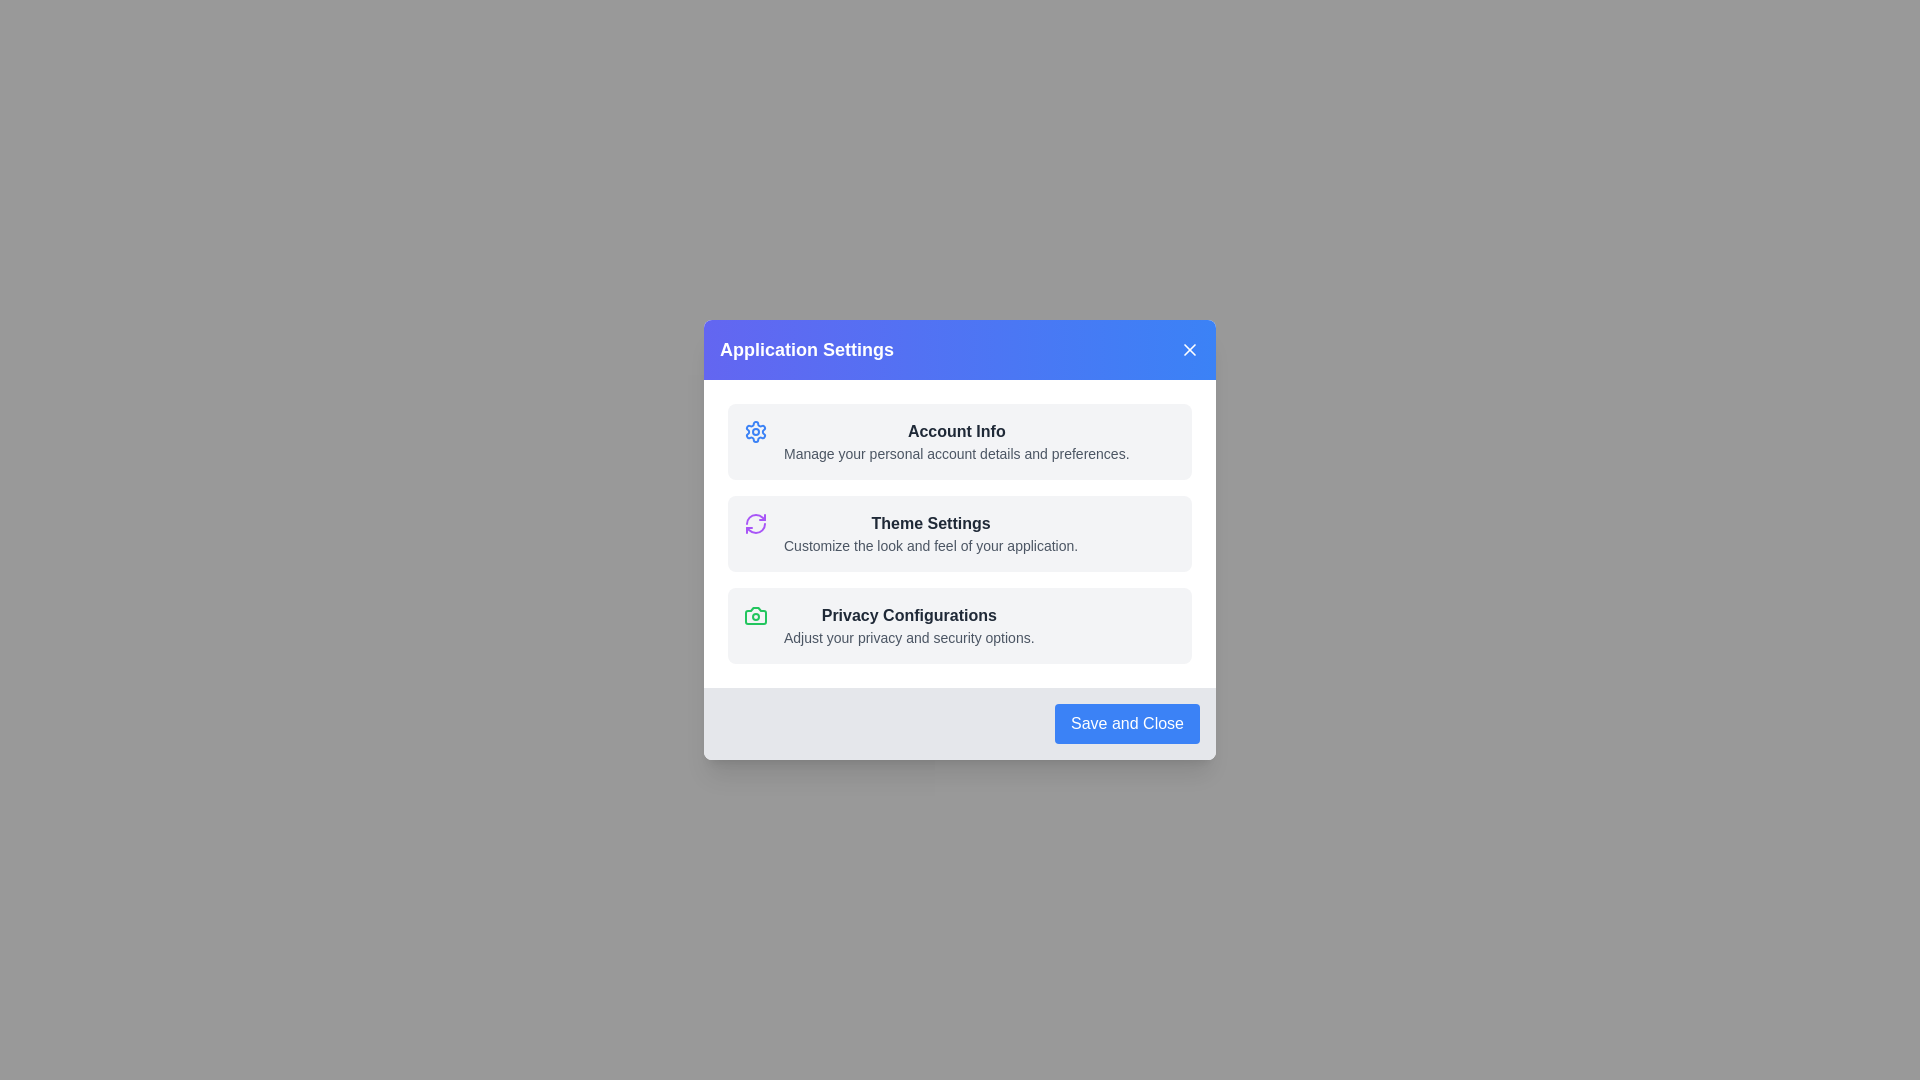 The width and height of the screenshot is (1920, 1080). Describe the element at coordinates (1127, 724) in the screenshot. I see `the 'Save and Close' button to save the settings and close the dialog` at that location.